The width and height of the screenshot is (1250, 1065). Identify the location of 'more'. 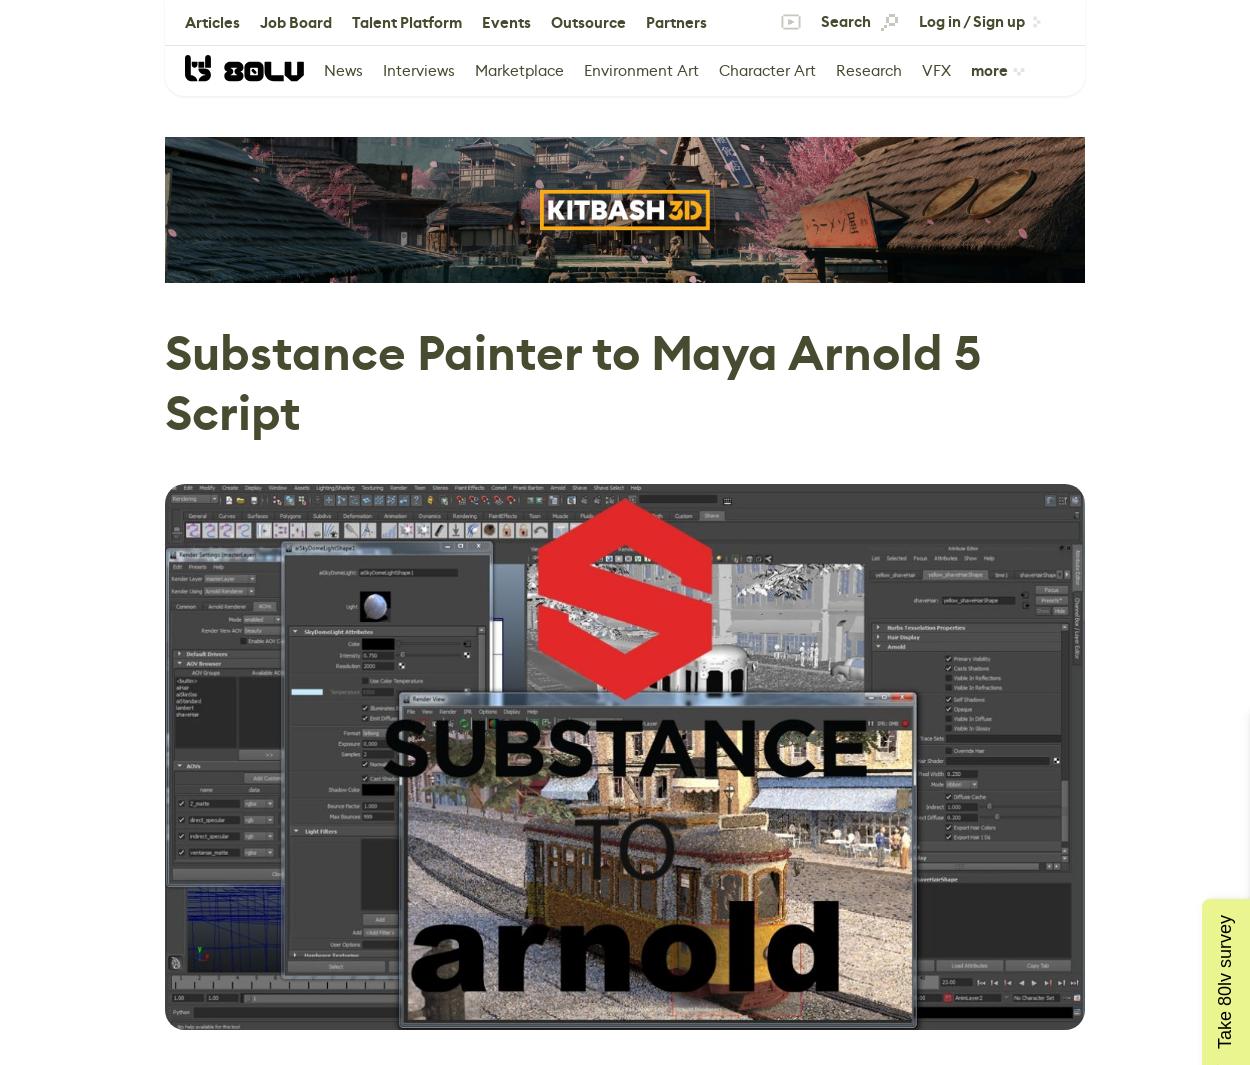
(970, 70).